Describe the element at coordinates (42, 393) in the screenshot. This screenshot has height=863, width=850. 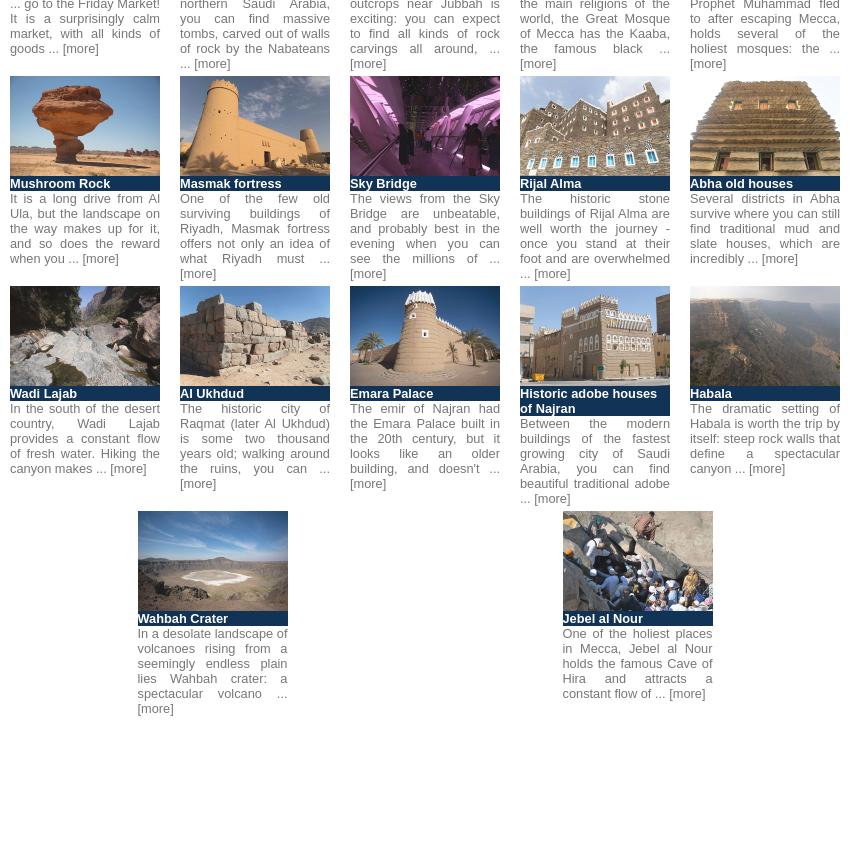
I see `'Wadi Lajab'` at that location.